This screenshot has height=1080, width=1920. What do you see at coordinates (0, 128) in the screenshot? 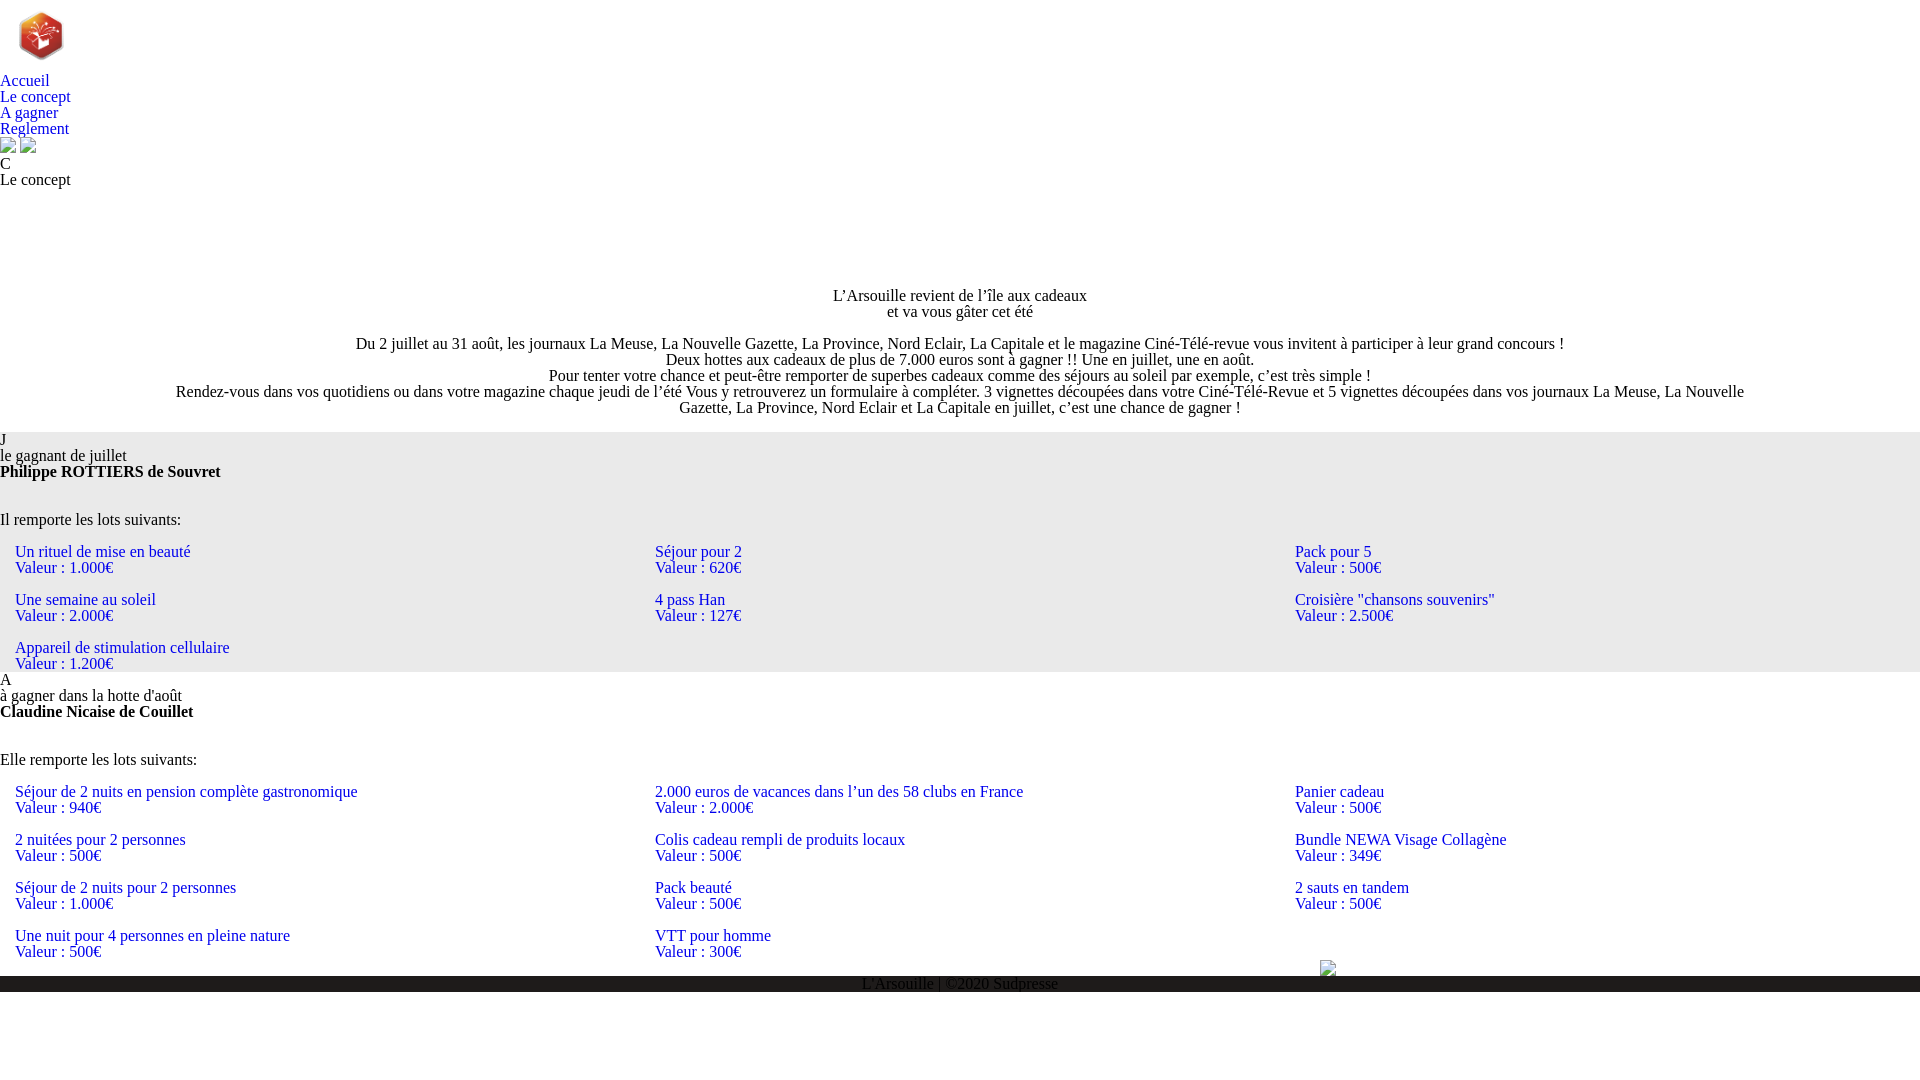
I see `'Reglement'` at bounding box center [0, 128].